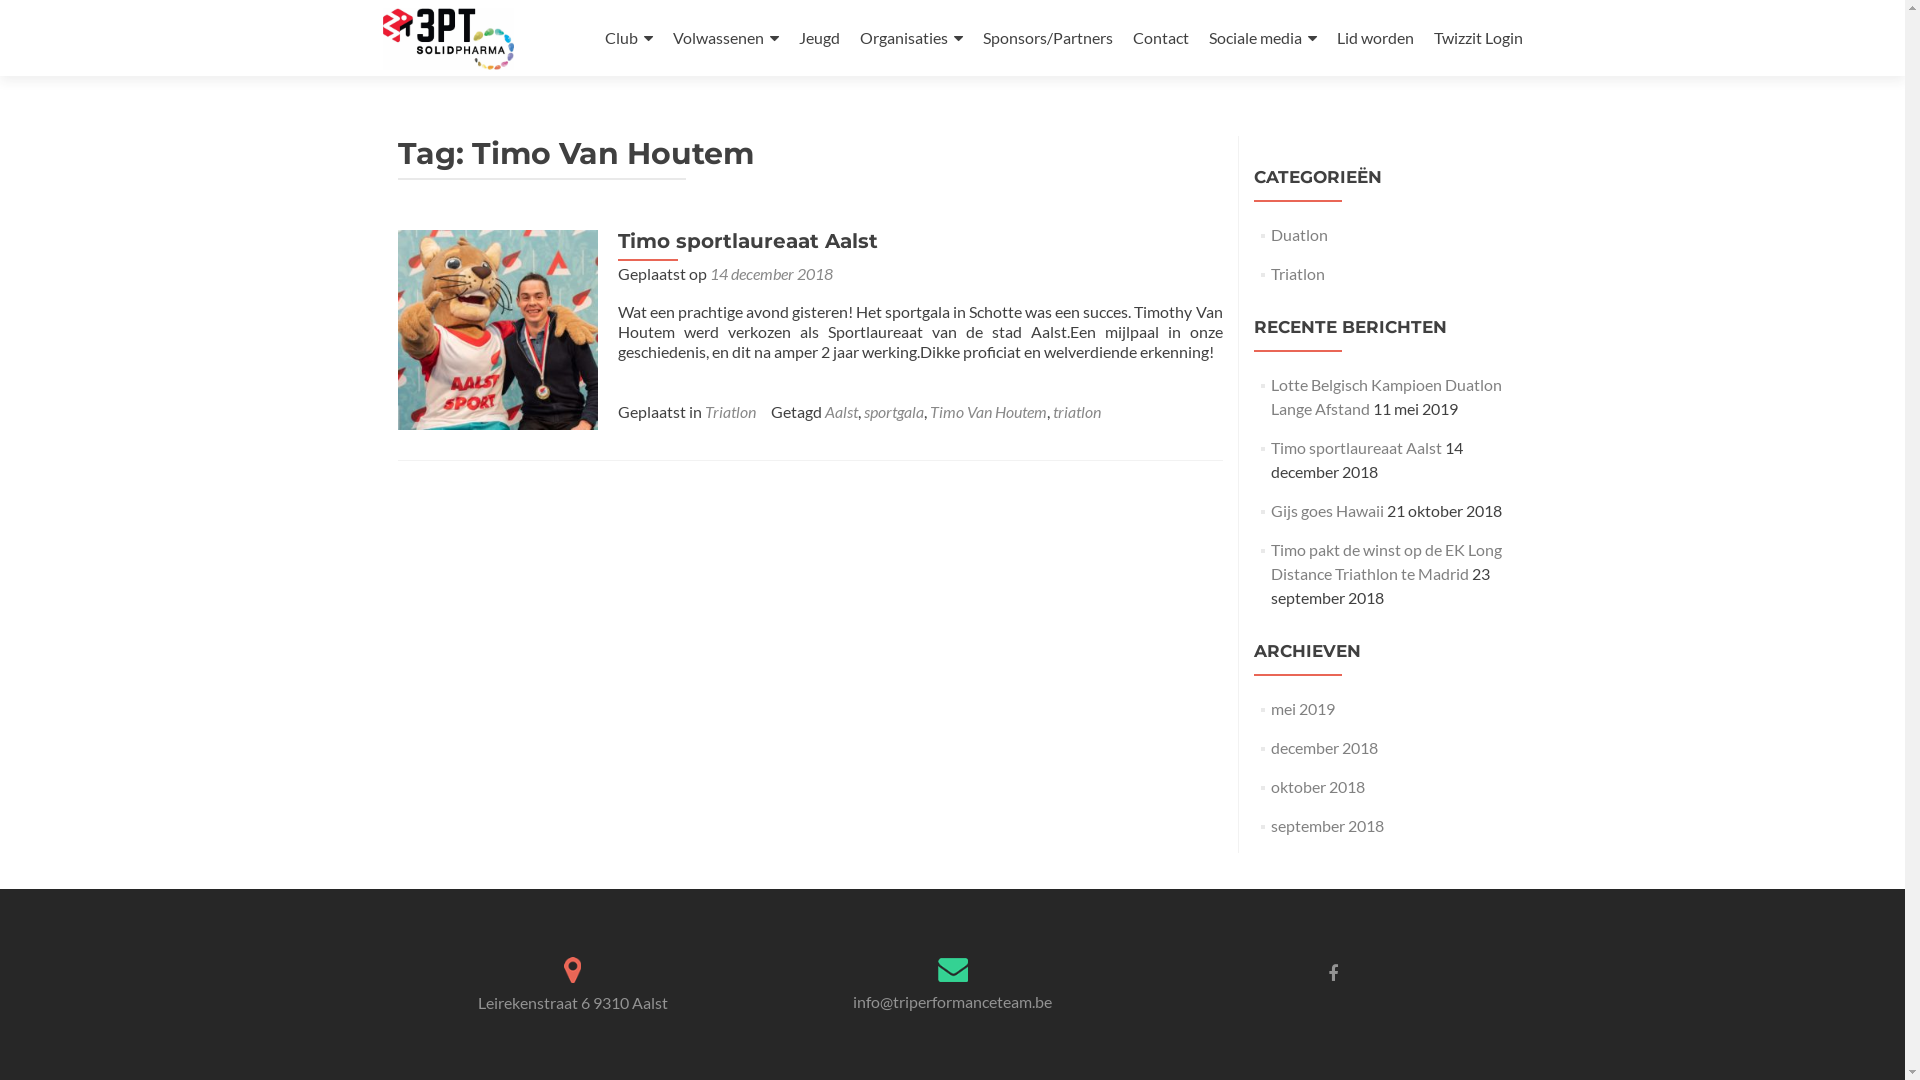  I want to click on 'september 2018', so click(1327, 825).